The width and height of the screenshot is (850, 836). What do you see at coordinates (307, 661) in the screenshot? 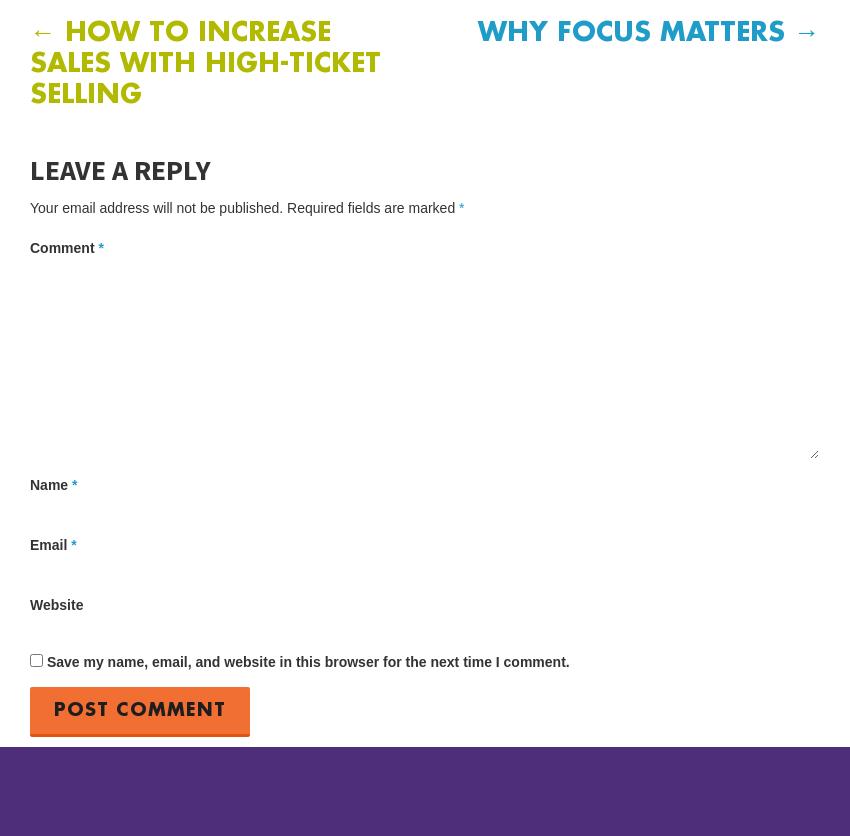
I see `'Save my name, email, and website in this browser for the next time I comment.'` at bounding box center [307, 661].